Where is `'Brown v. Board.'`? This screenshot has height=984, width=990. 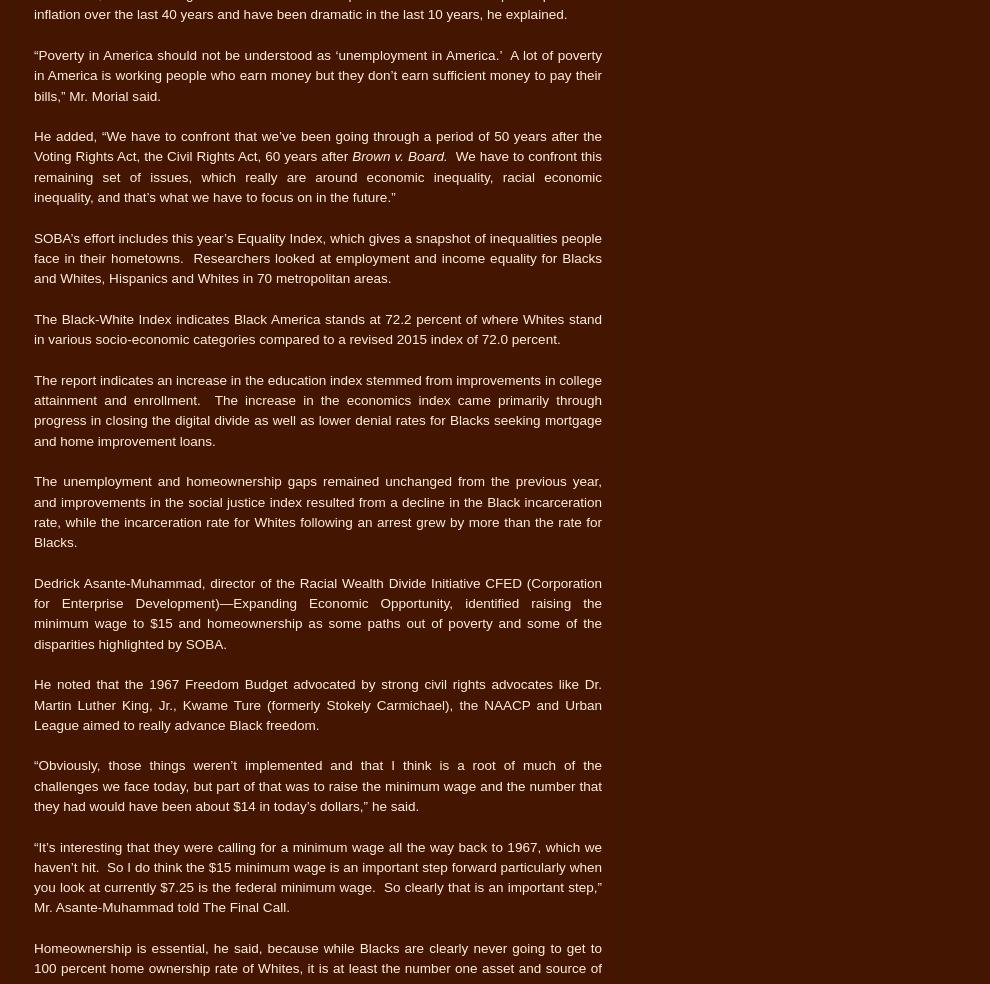 'Brown v. Board.' is located at coordinates (402, 156).